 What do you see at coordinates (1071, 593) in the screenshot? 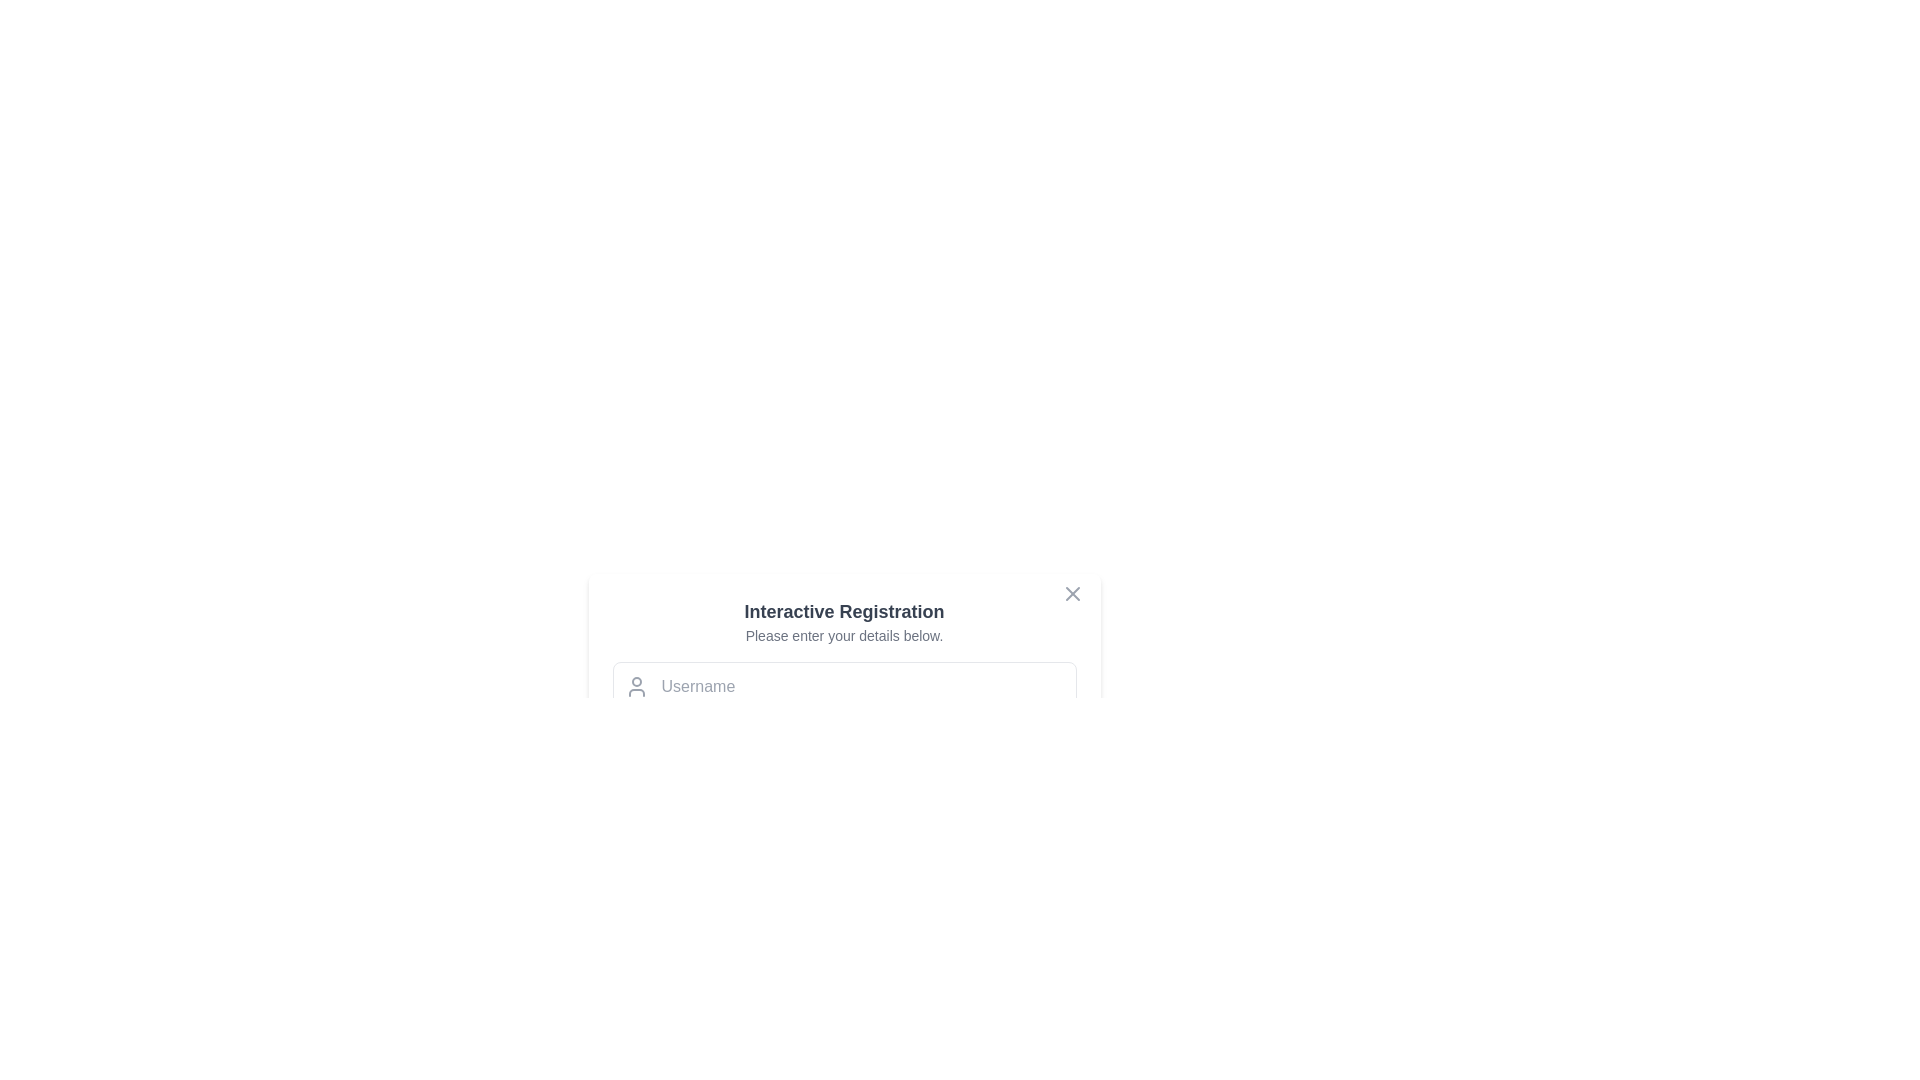
I see `the 'X' shaped close icon located in the top-right corner of the 'Interactive Registration' dialog box` at bounding box center [1071, 593].